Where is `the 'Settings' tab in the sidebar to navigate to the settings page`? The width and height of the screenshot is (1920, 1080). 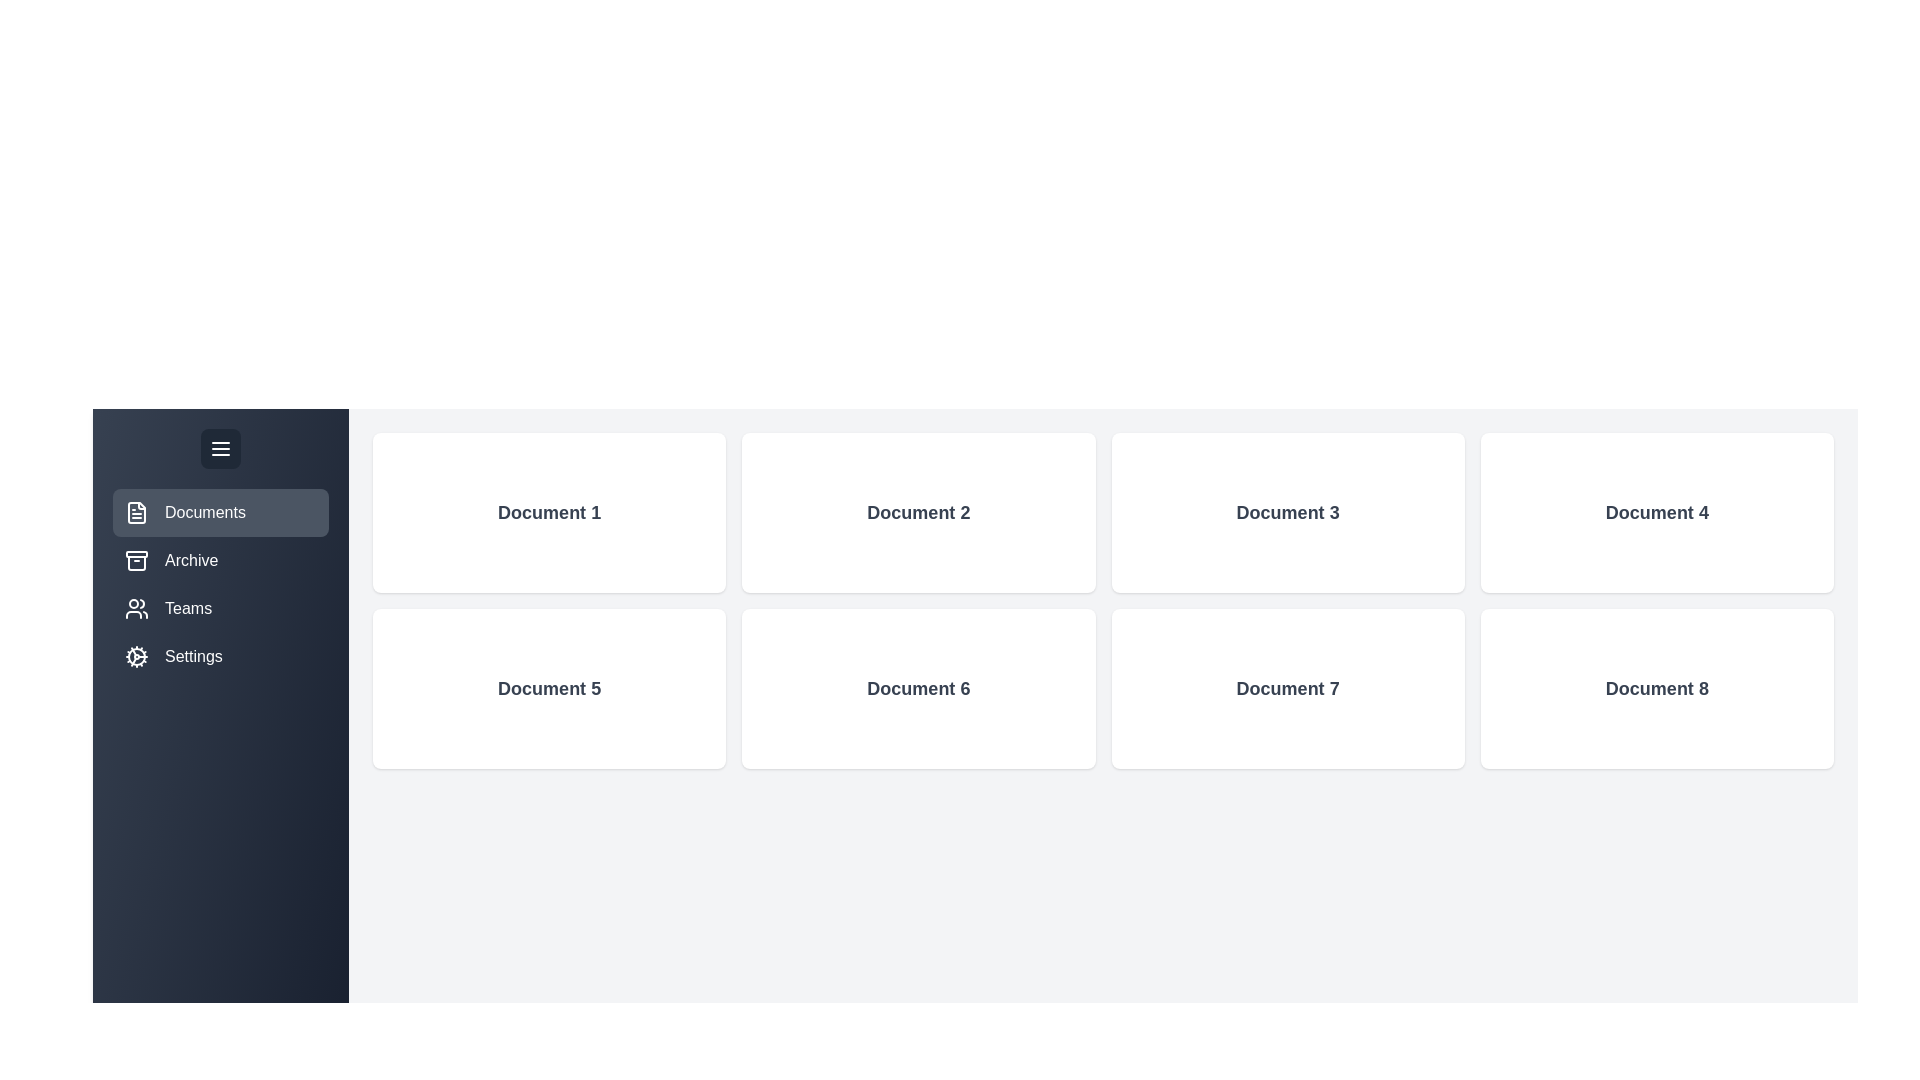
the 'Settings' tab in the sidebar to navigate to the settings page is located at coordinates (220, 656).